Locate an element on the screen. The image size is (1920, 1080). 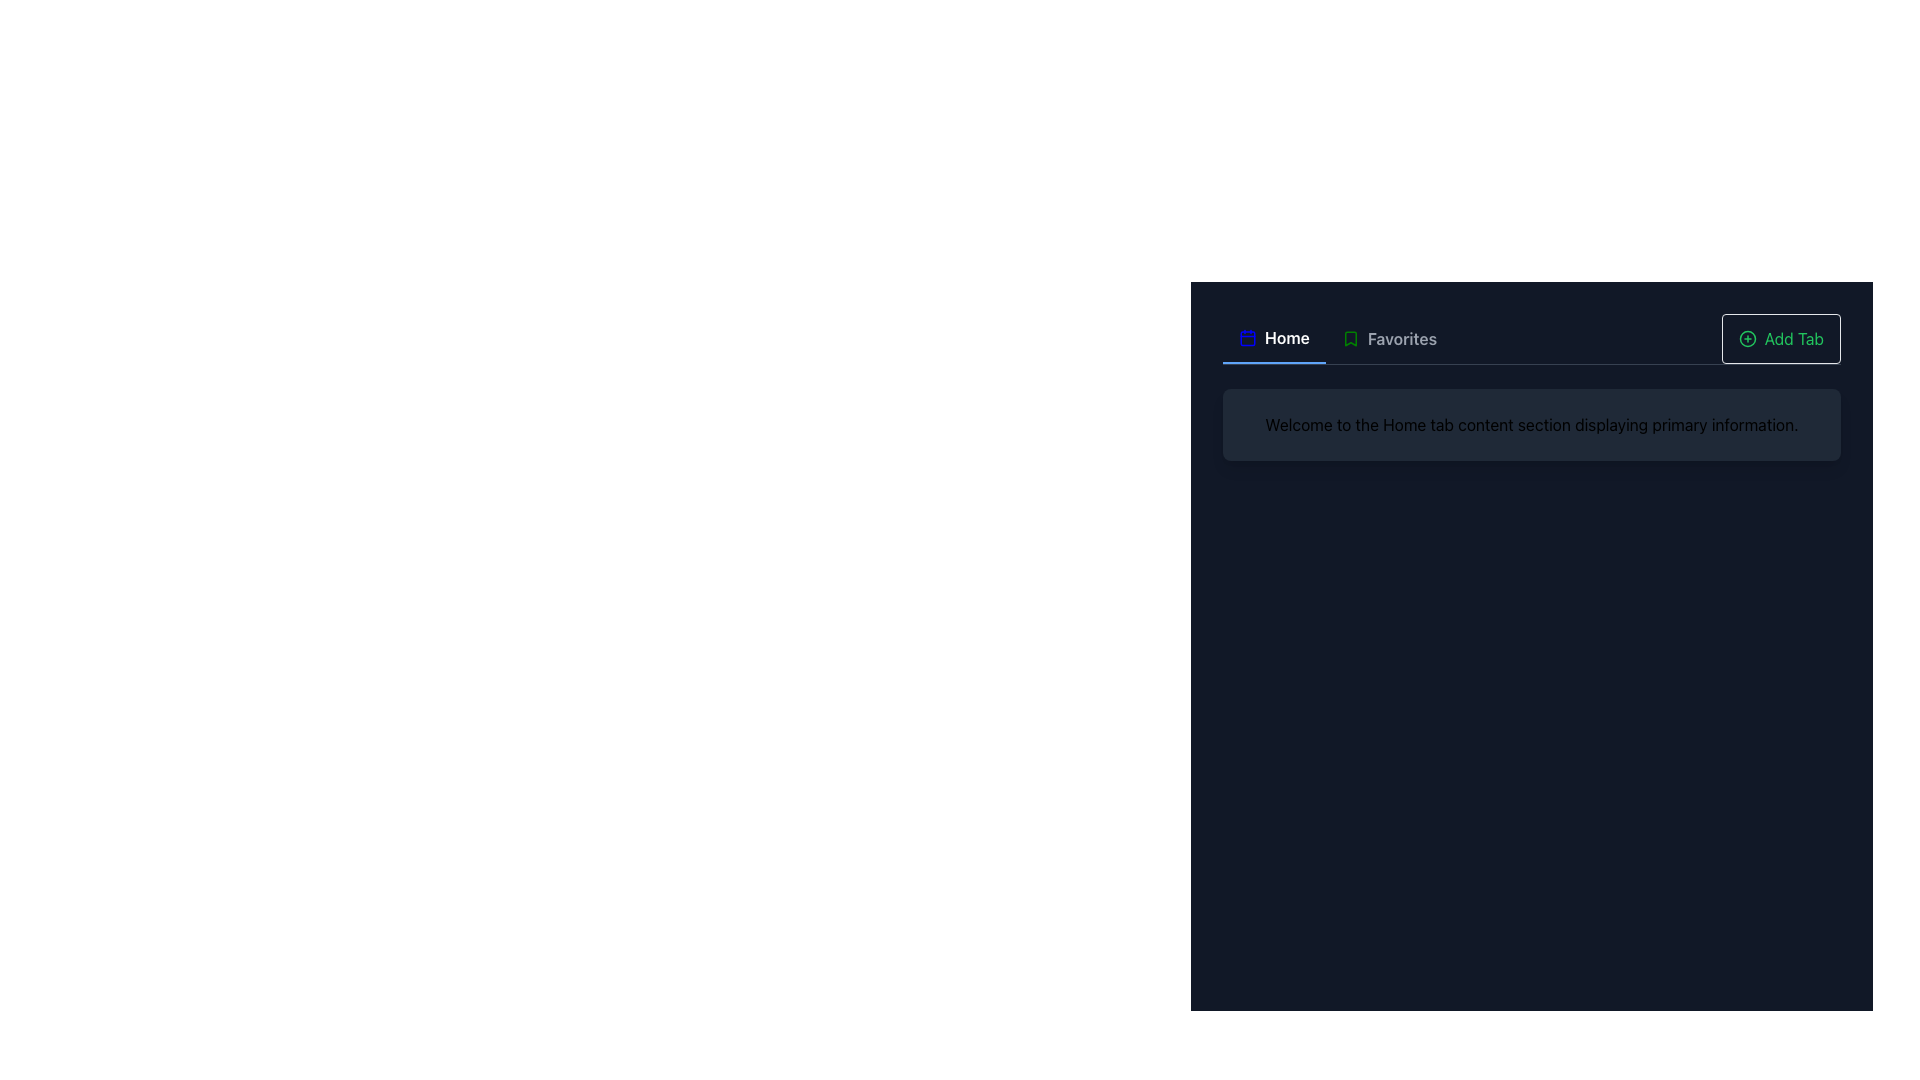
the bookmark SVG icon located in the top-right portion of the interface, adjacent to other interactive elements is located at coordinates (1350, 338).